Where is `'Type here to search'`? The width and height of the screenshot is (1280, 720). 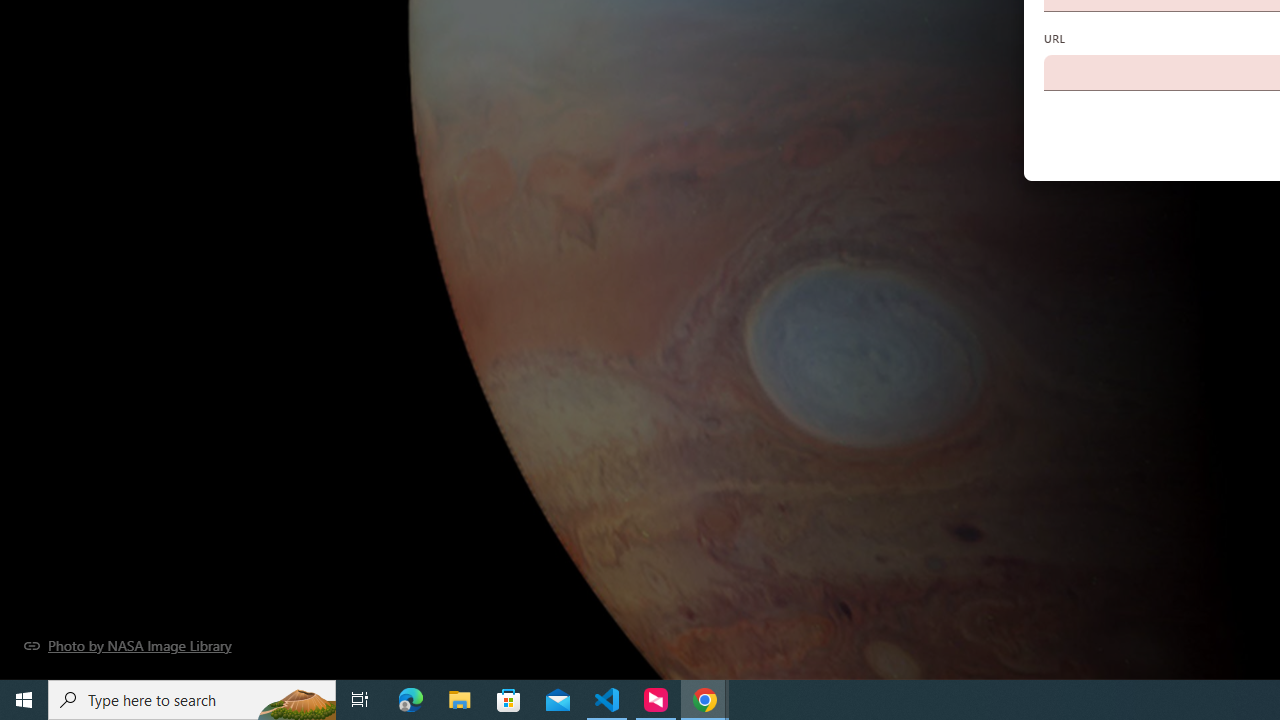 'Type here to search' is located at coordinates (192, 698).